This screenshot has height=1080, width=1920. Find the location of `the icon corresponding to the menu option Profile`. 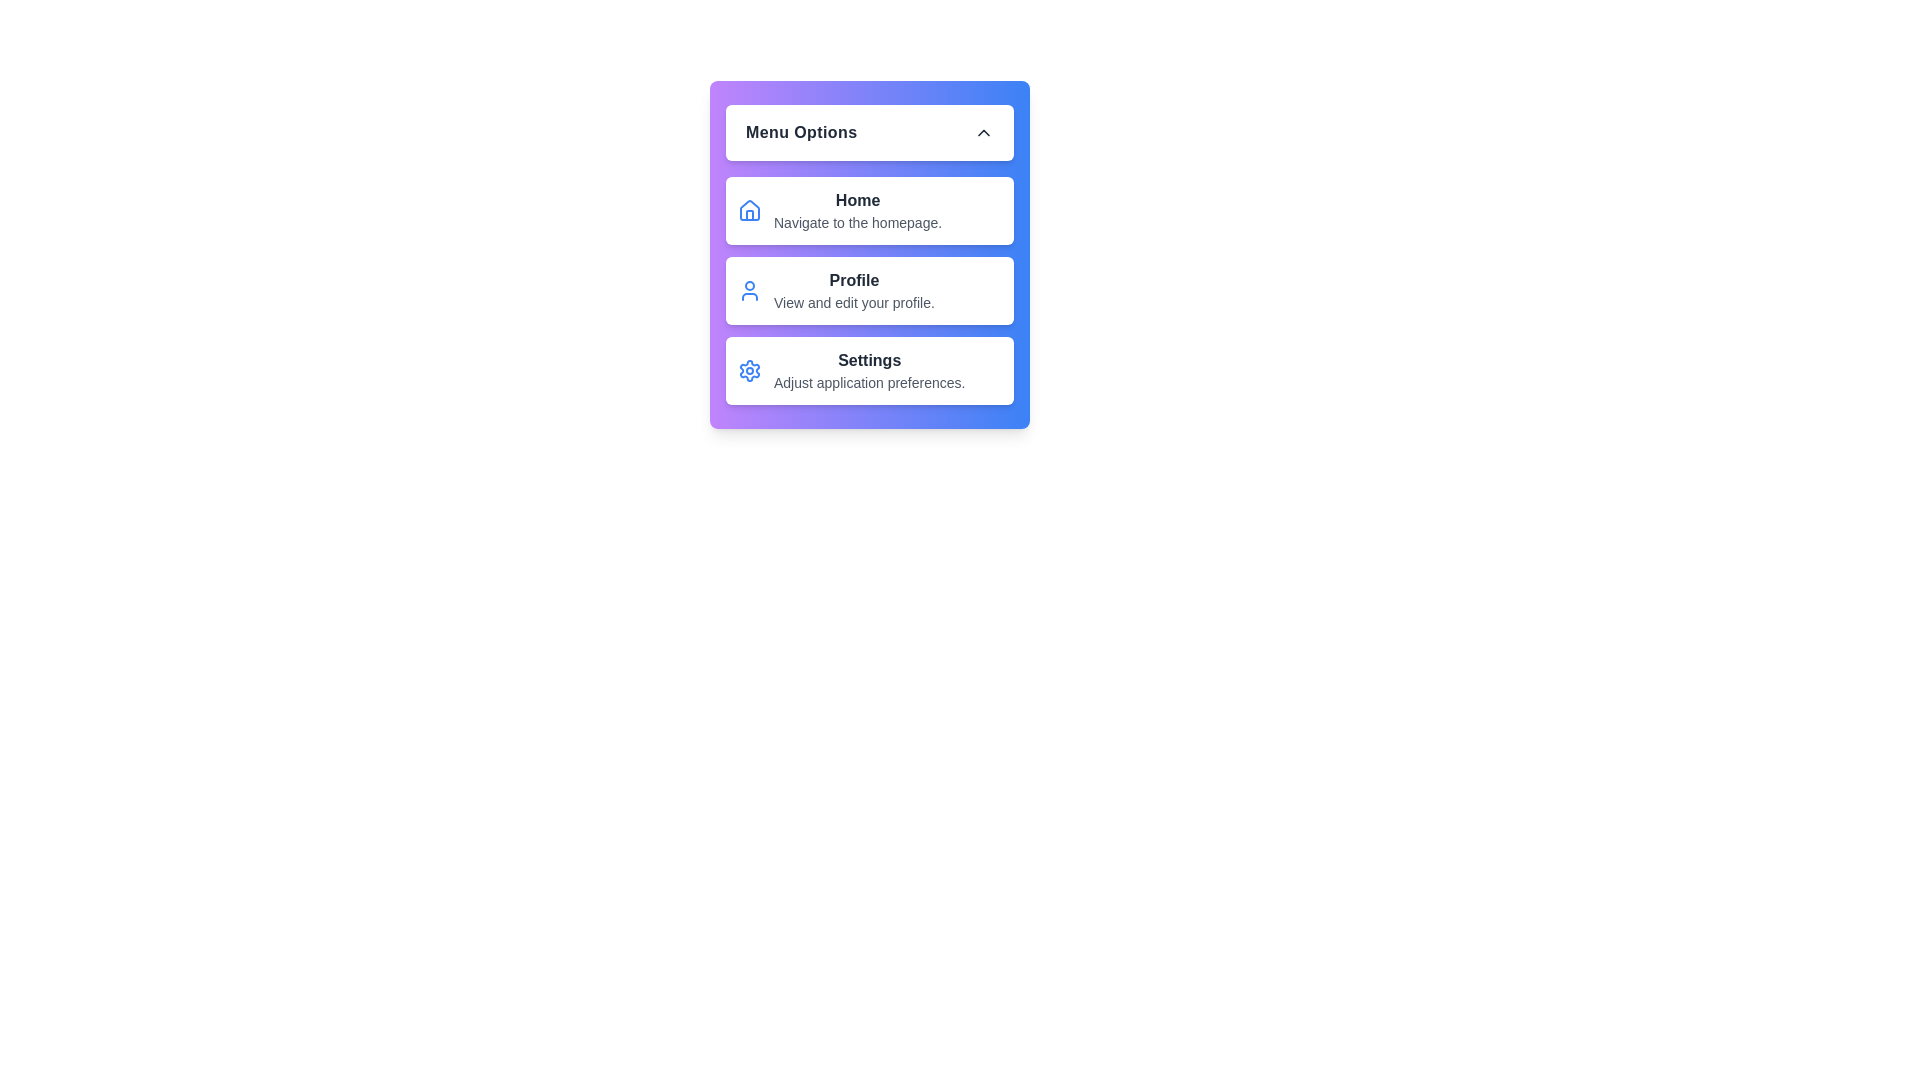

the icon corresponding to the menu option Profile is located at coordinates (748, 290).